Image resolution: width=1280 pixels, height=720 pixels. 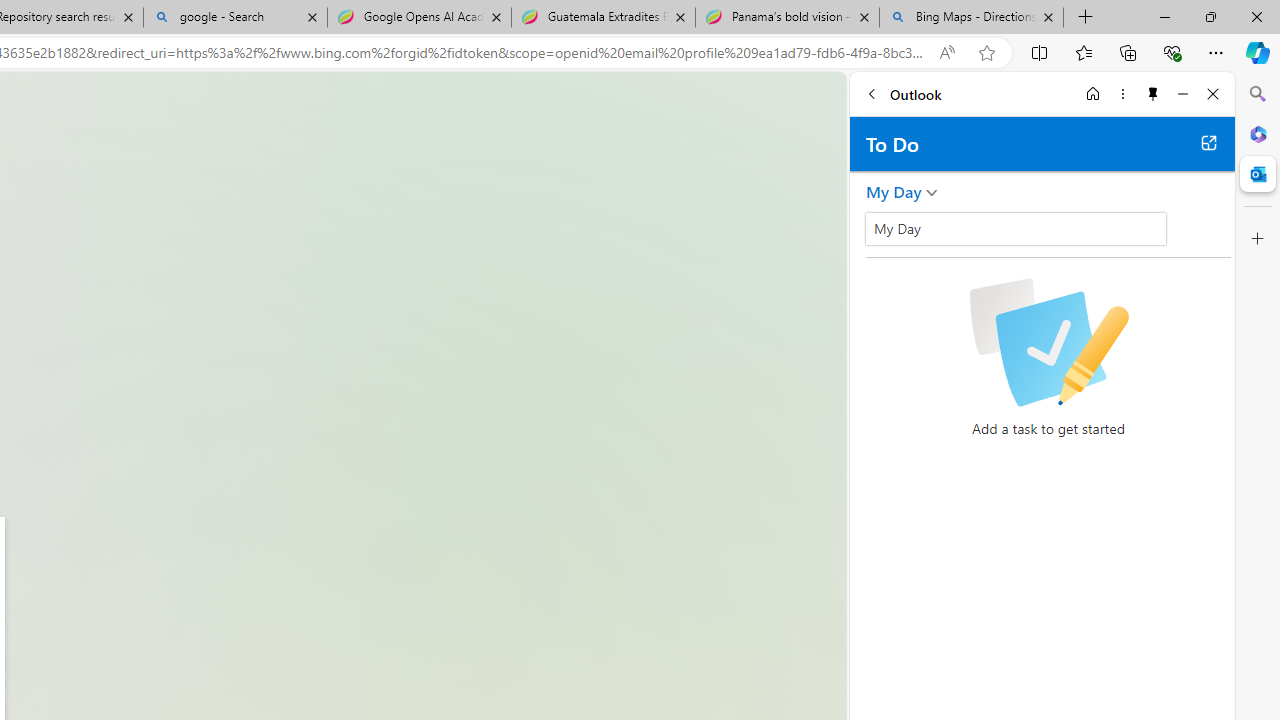 I want to click on 'My Day', so click(x=1016, y=227).